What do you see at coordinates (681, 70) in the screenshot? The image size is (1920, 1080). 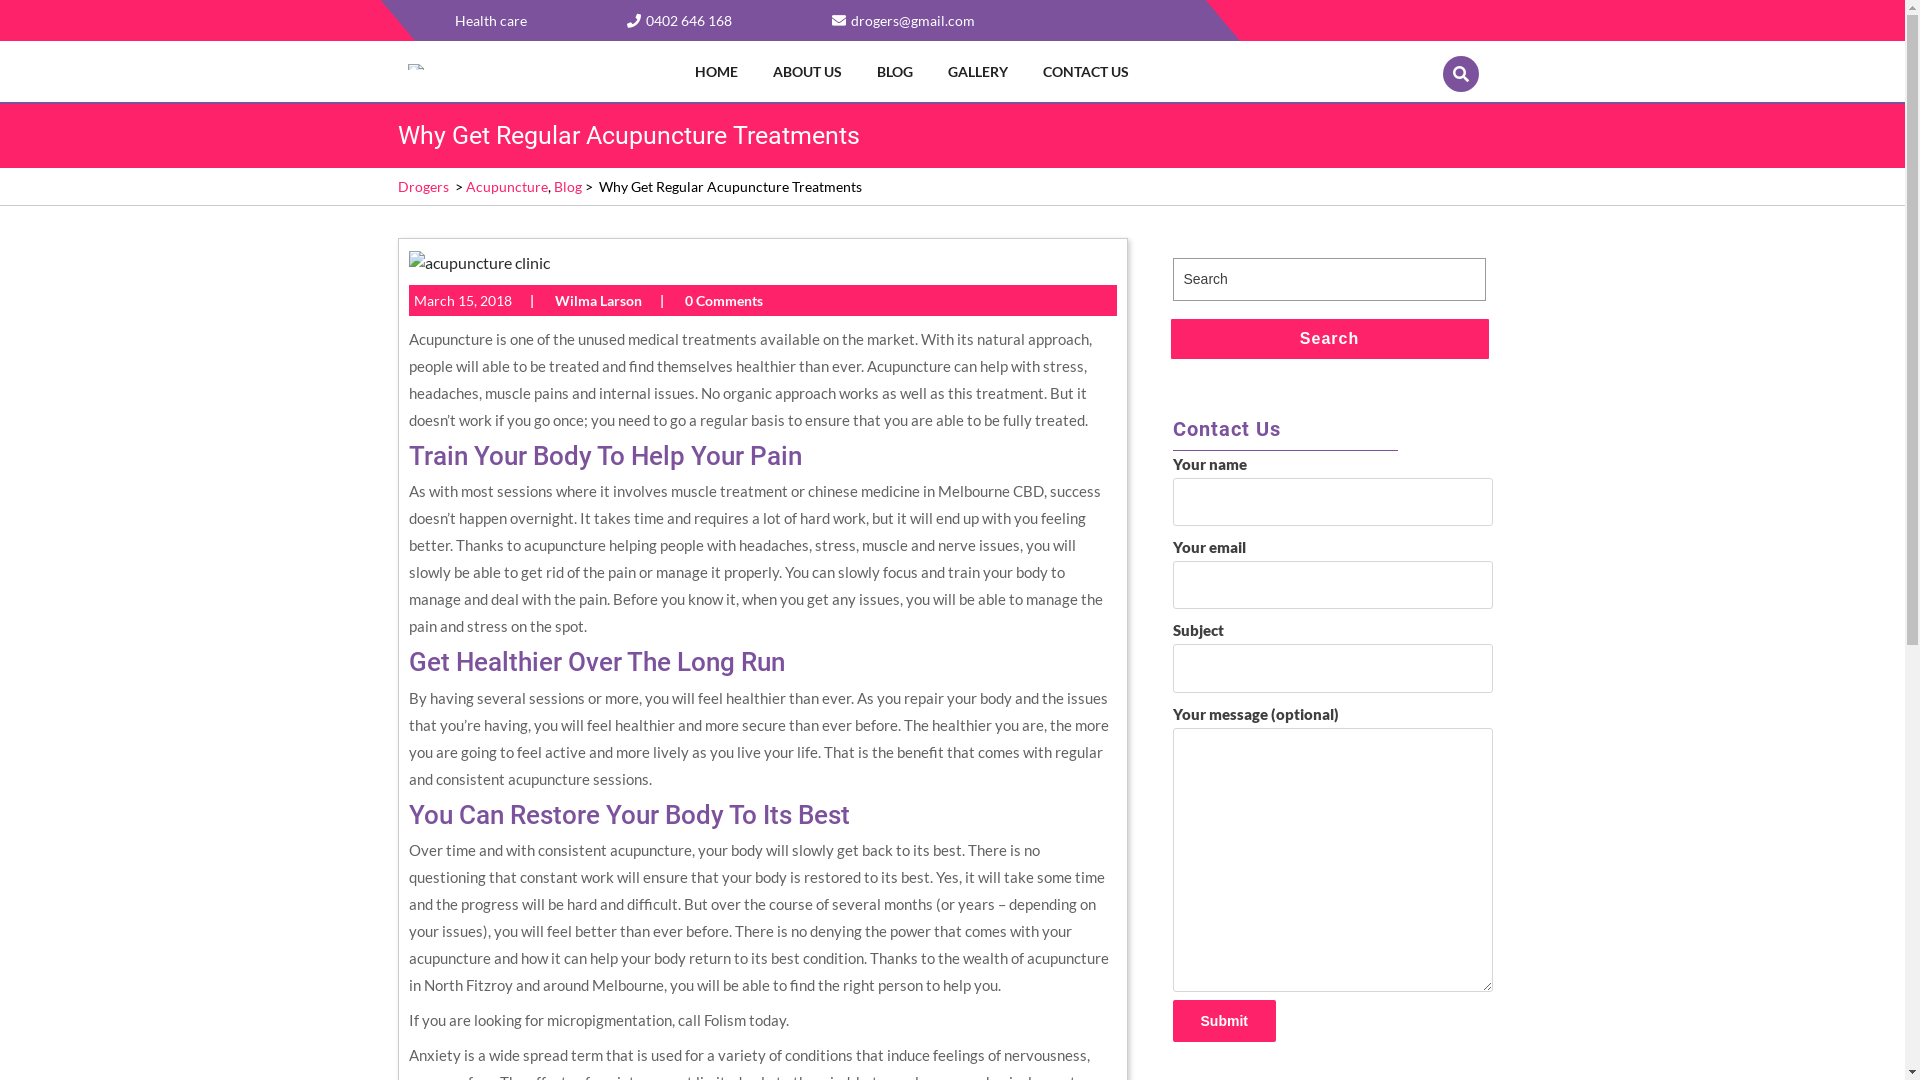 I see `'HOME'` at bounding box center [681, 70].